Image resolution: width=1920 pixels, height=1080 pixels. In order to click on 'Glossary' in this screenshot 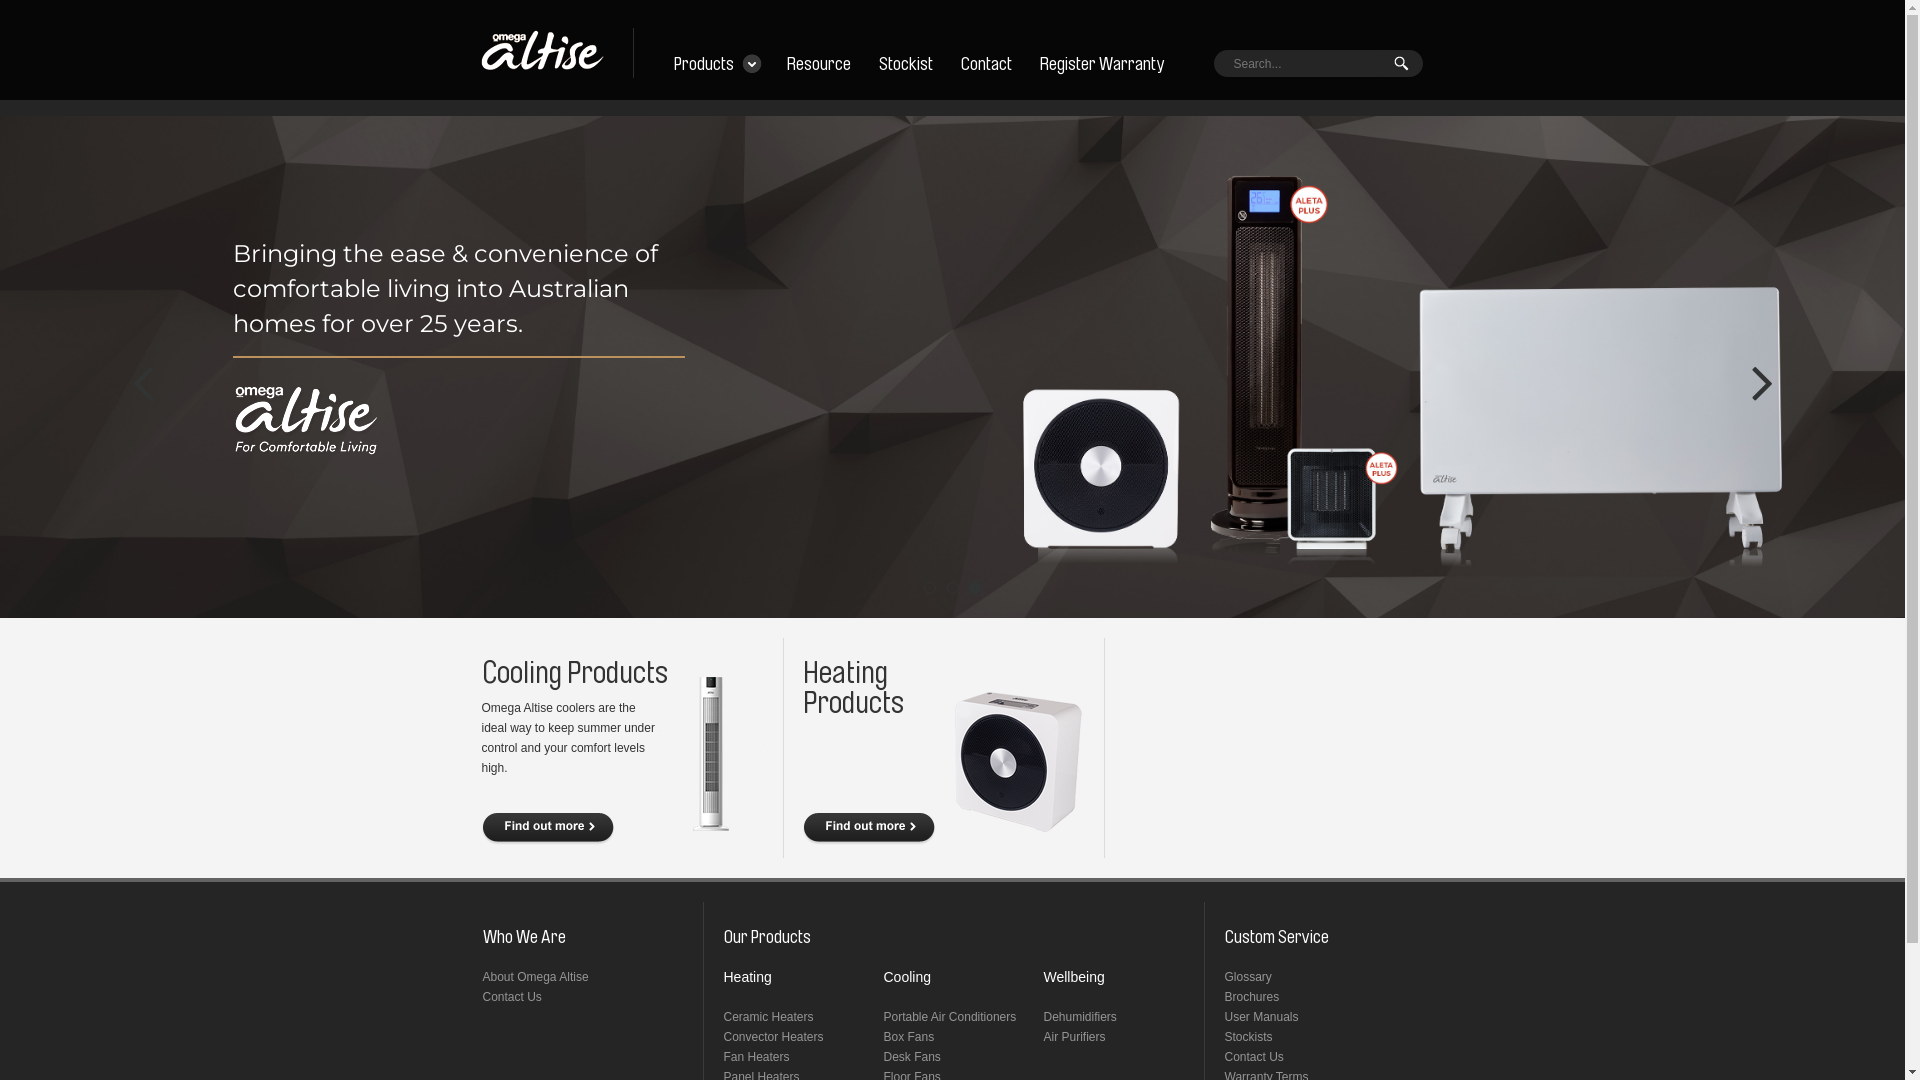, I will do `click(1246, 975)`.